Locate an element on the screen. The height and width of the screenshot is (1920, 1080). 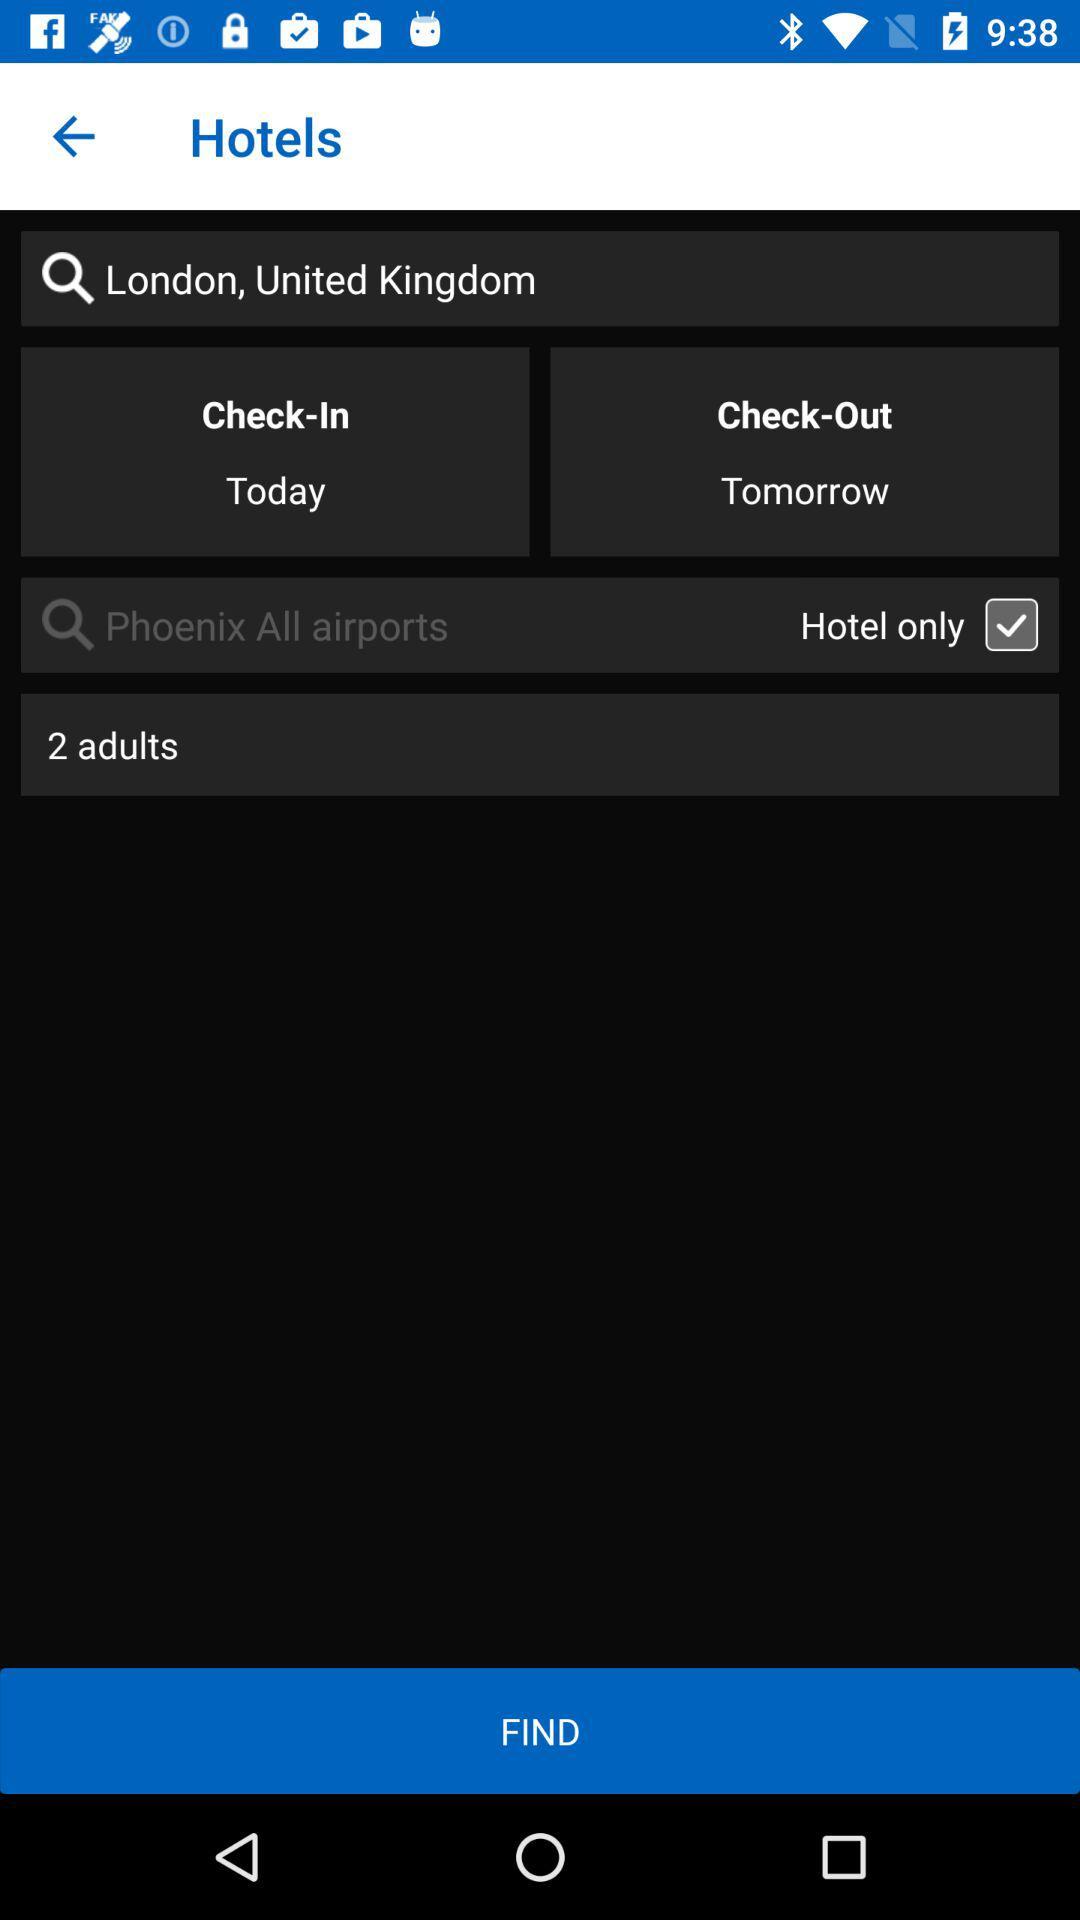
london, united kingdom is located at coordinates (540, 277).